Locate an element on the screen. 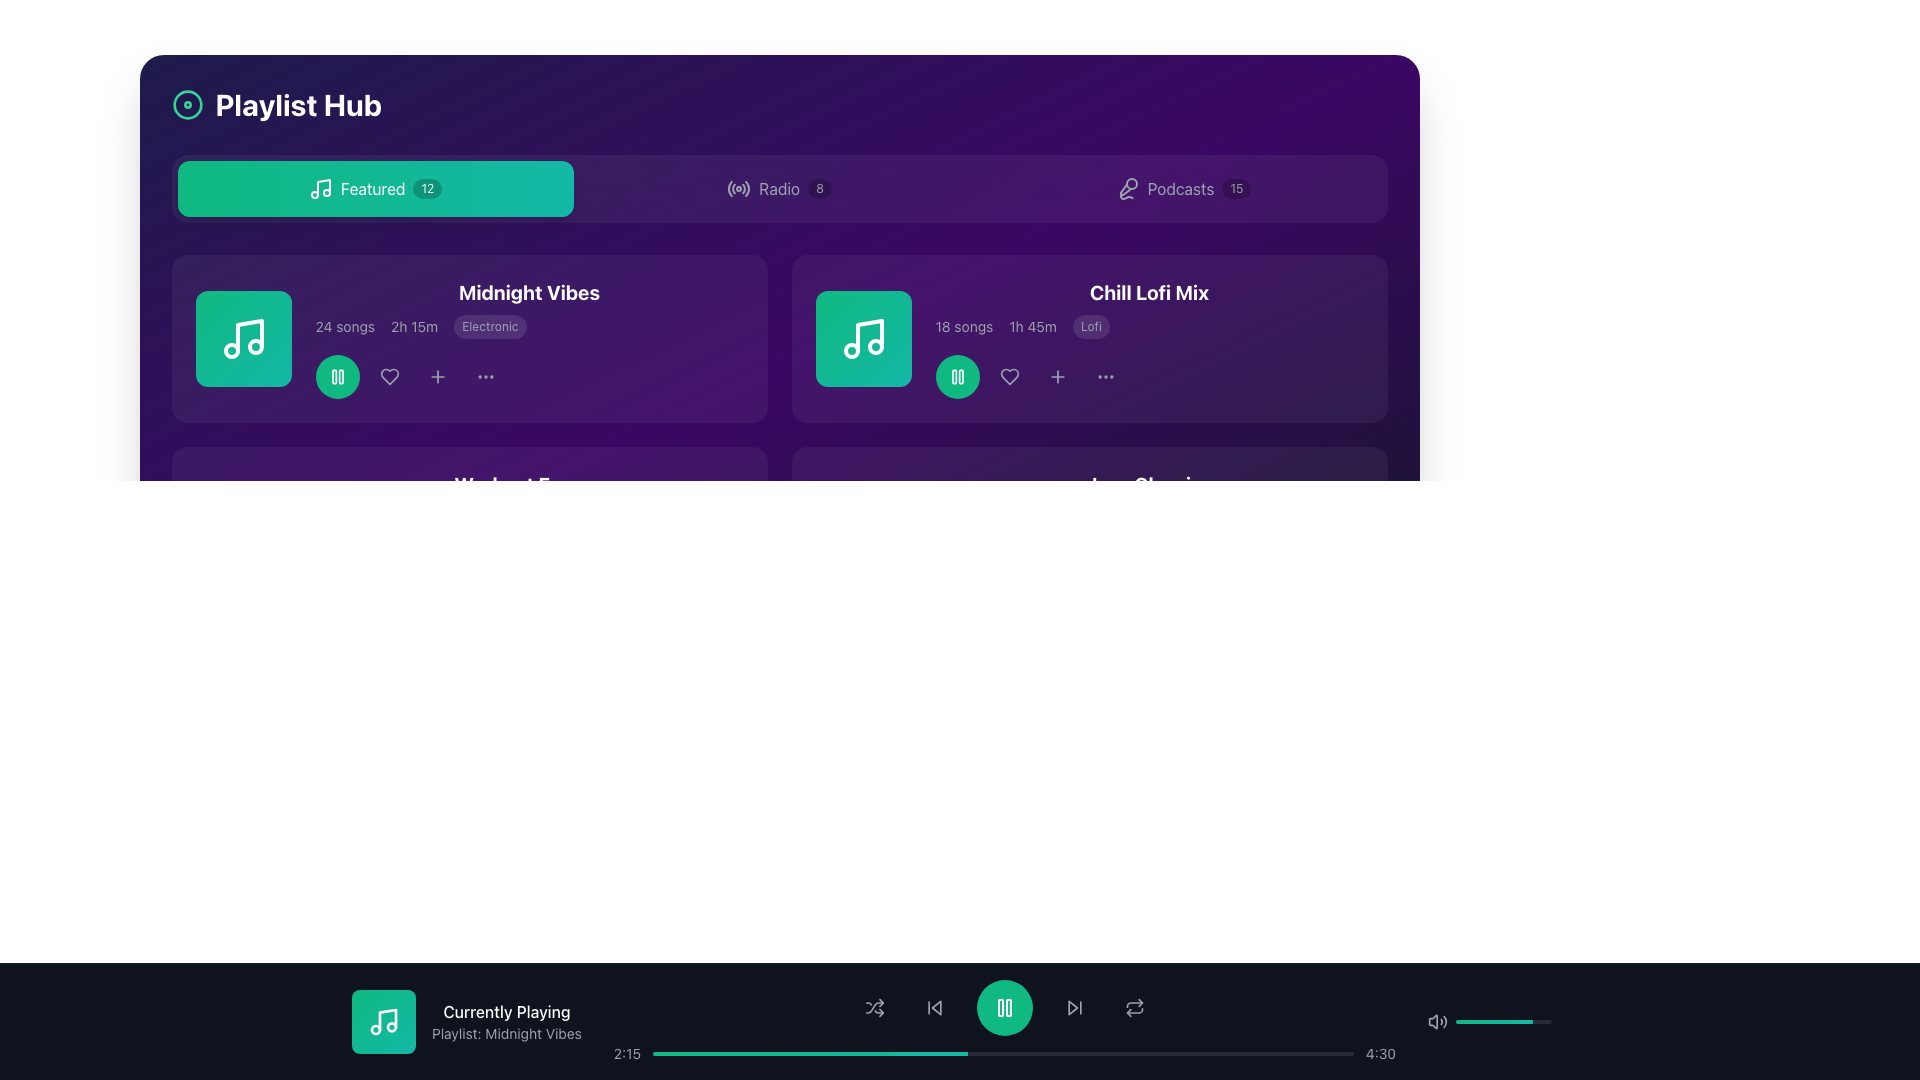 This screenshot has height=1080, width=1920. playback time is located at coordinates (1291, 1052).